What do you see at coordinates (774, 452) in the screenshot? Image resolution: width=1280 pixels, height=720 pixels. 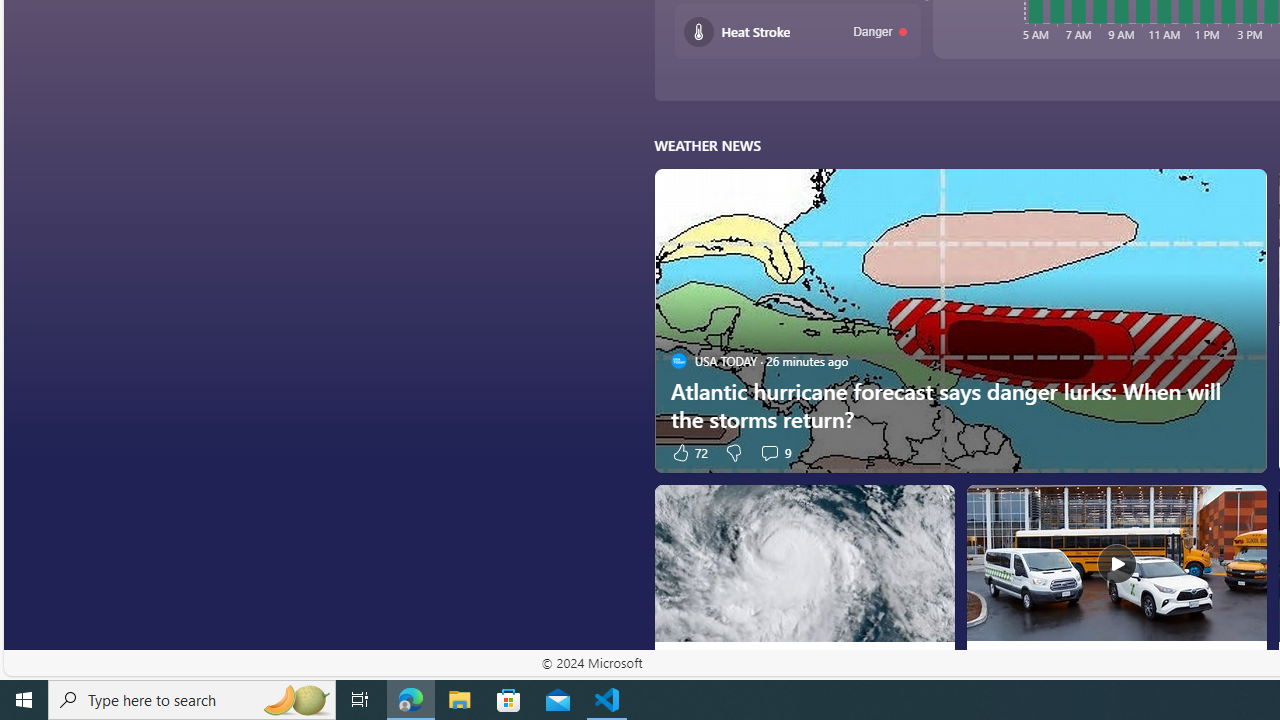 I see `'View comments 9 Comment'` at bounding box center [774, 452].